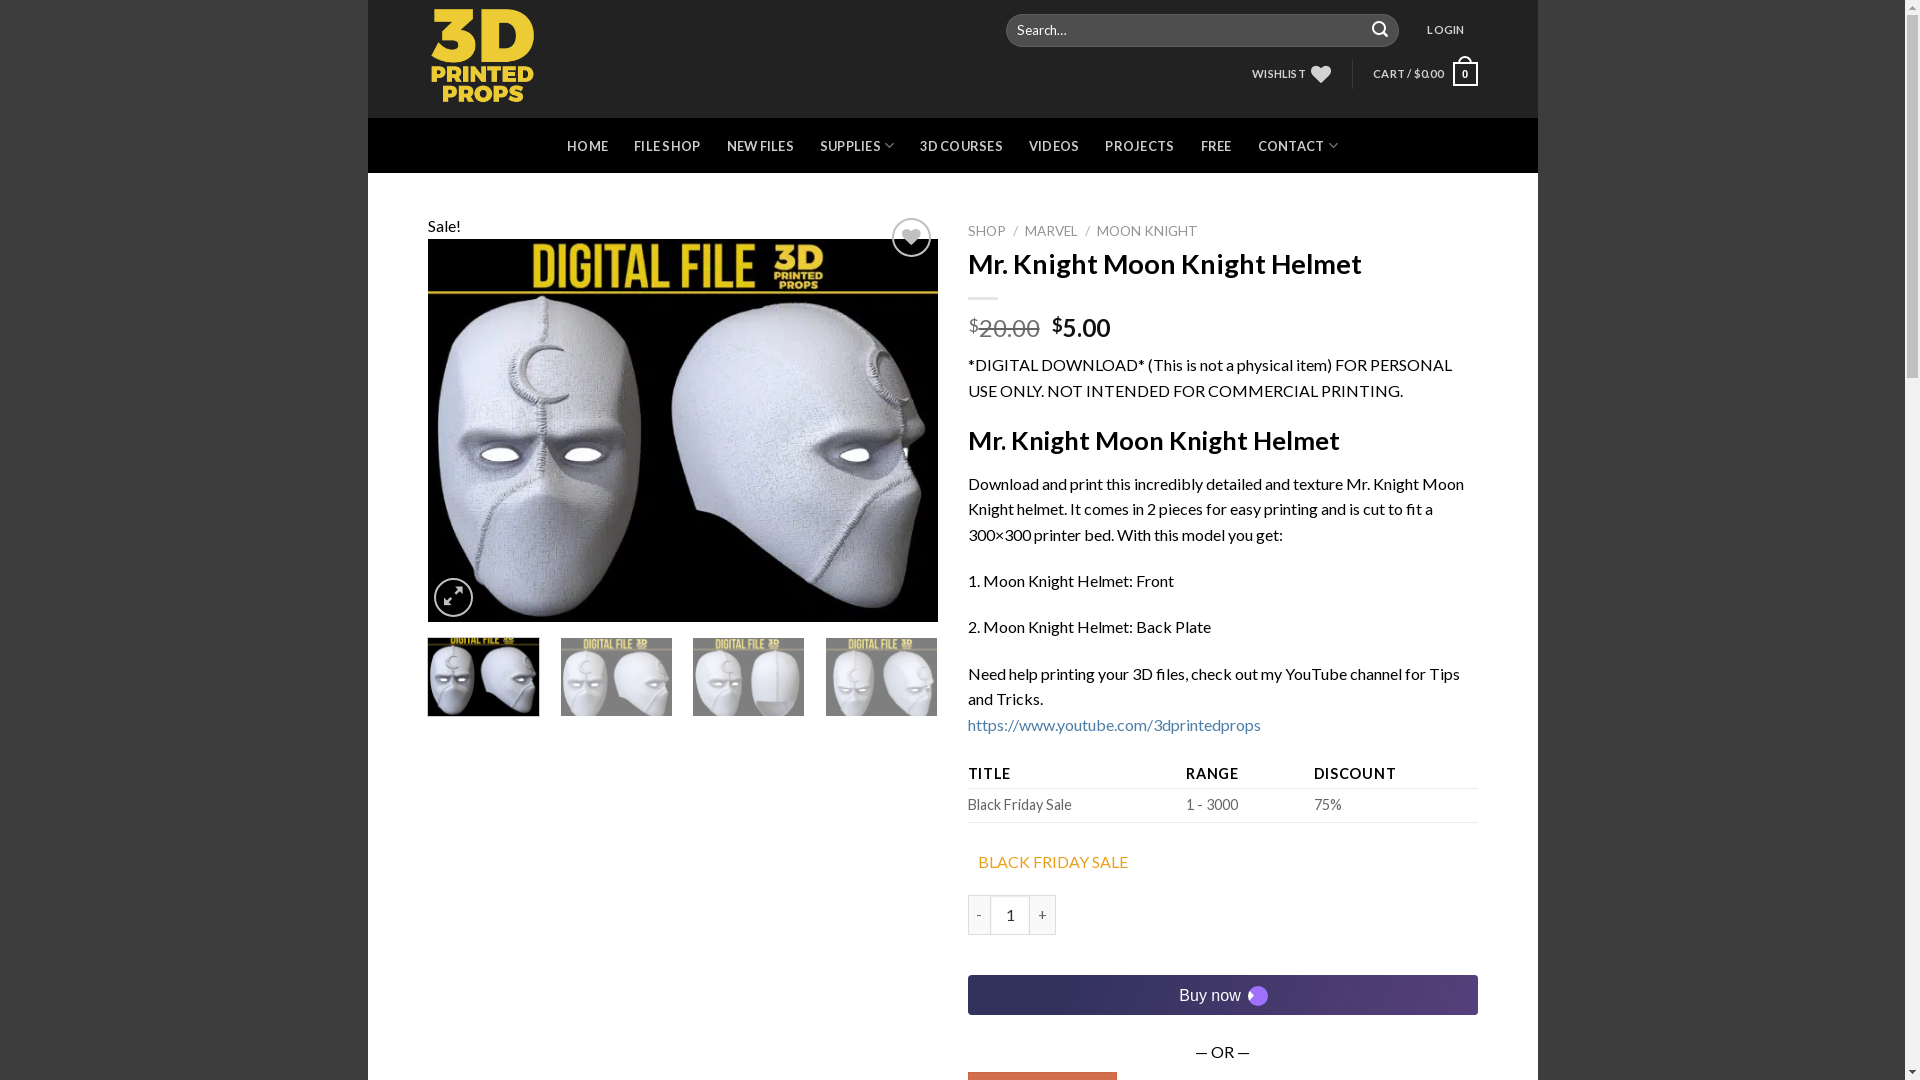 The image size is (1920, 1080). Describe the element at coordinates (1053, 145) in the screenshot. I see `'VIDEOS'` at that location.